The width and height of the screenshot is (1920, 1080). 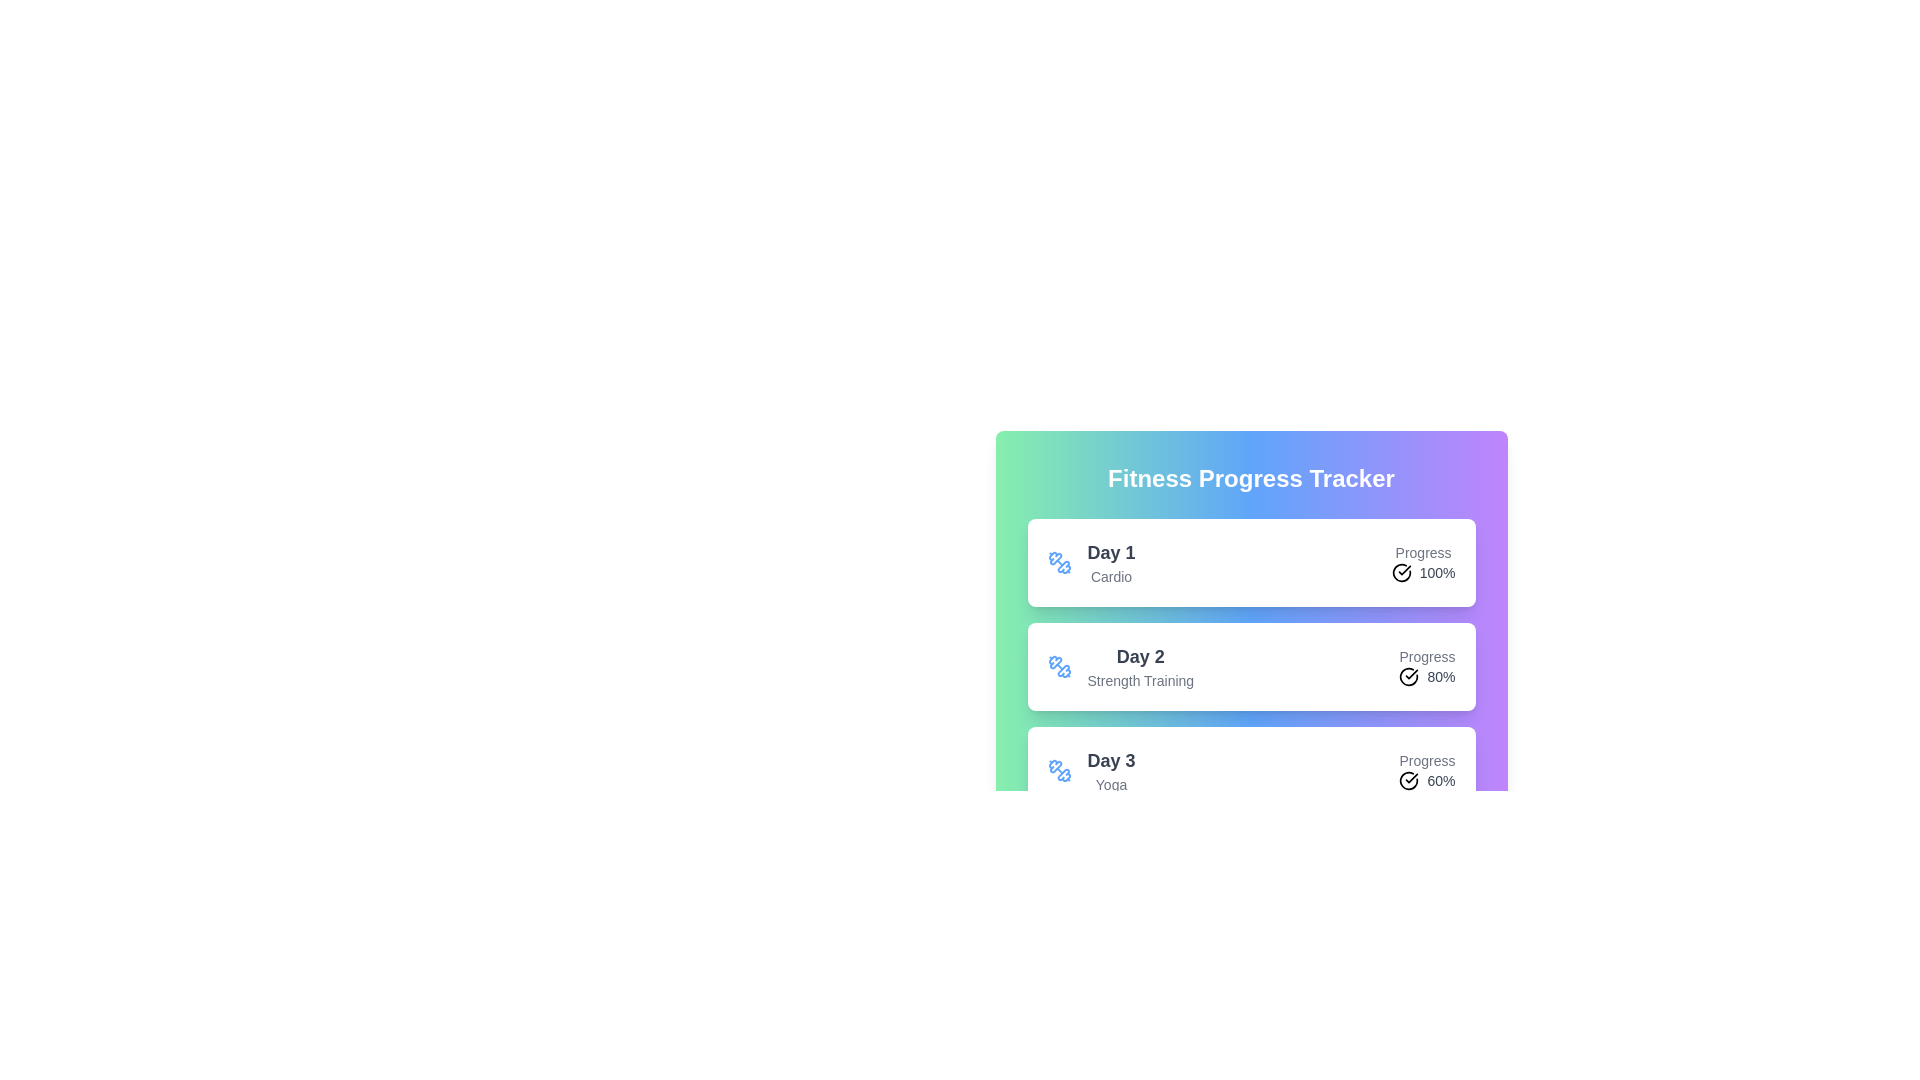 What do you see at coordinates (1426, 667) in the screenshot?
I see `the progress indicator for Day 2` at bounding box center [1426, 667].